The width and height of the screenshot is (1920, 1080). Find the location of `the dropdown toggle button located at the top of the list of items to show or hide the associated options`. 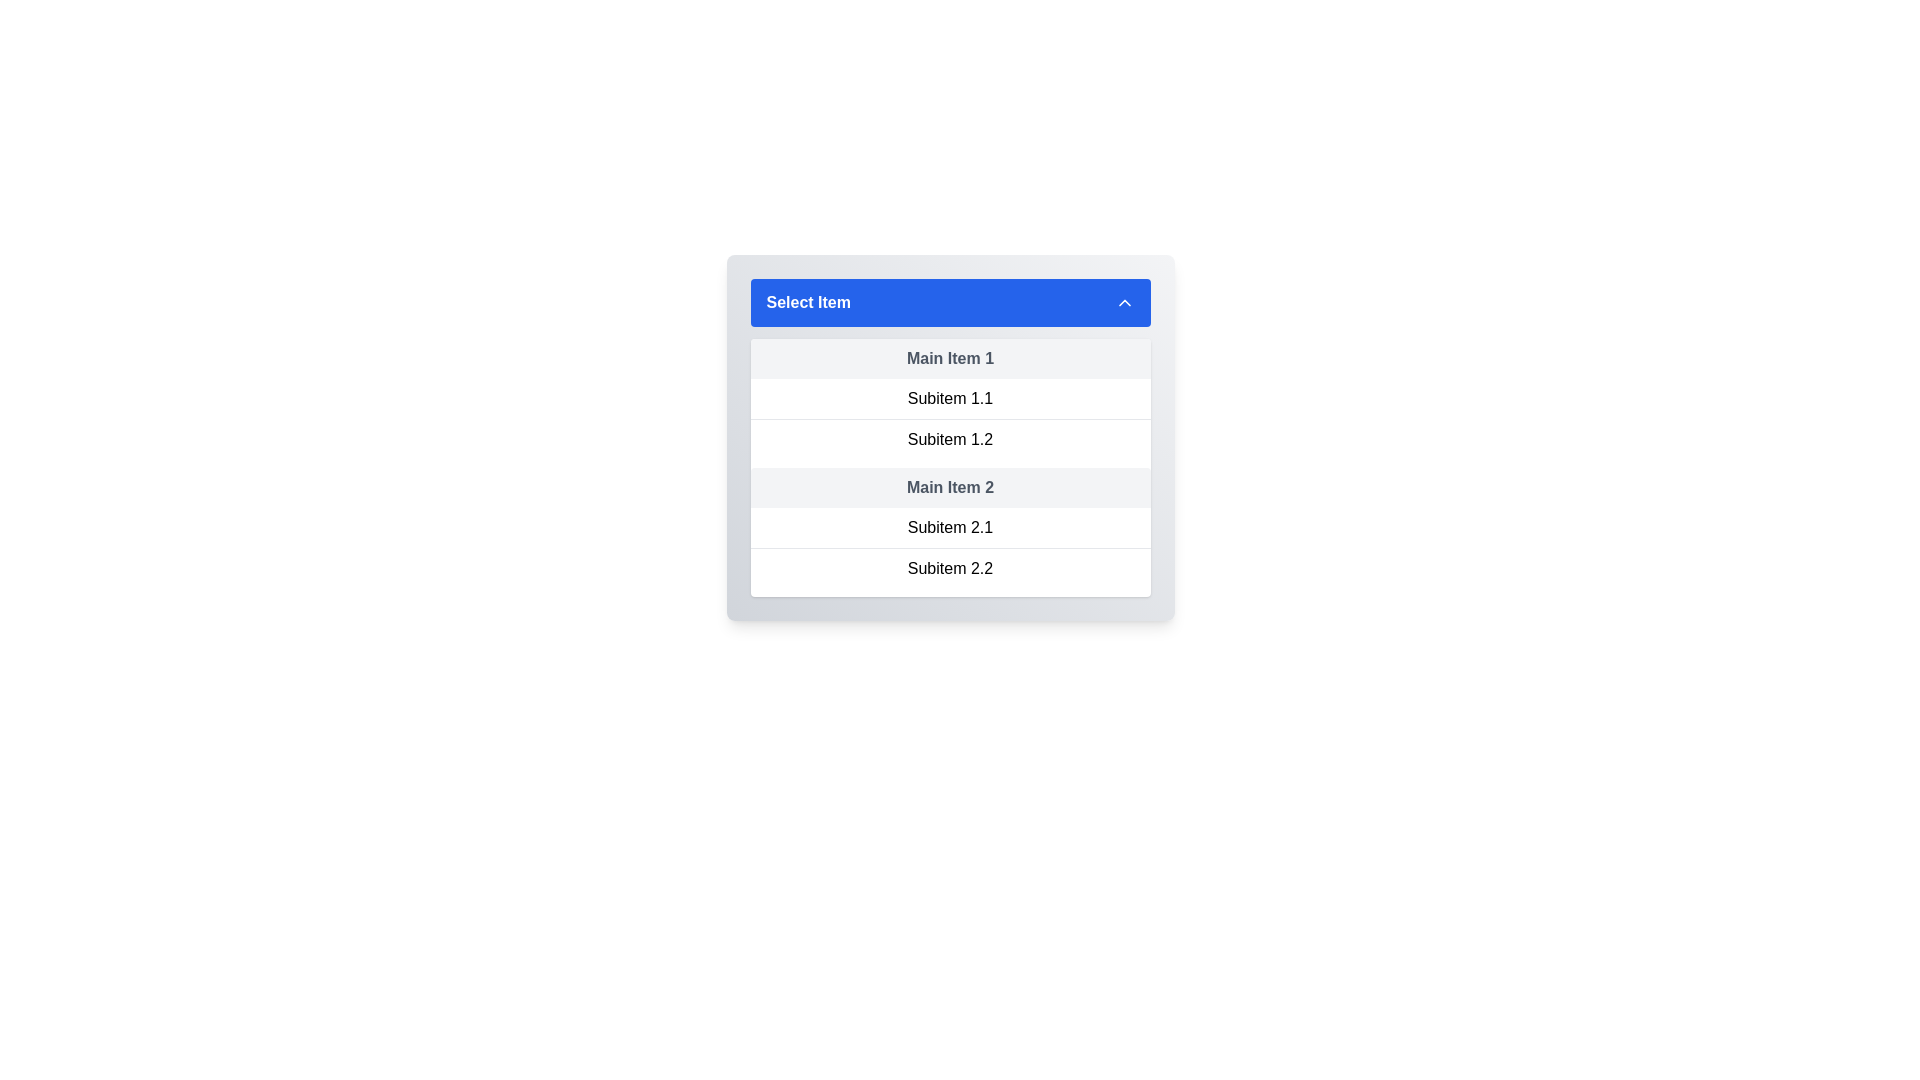

the dropdown toggle button located at the top of the list of items to show or hide the associated options is located at coordinates (949, 303).